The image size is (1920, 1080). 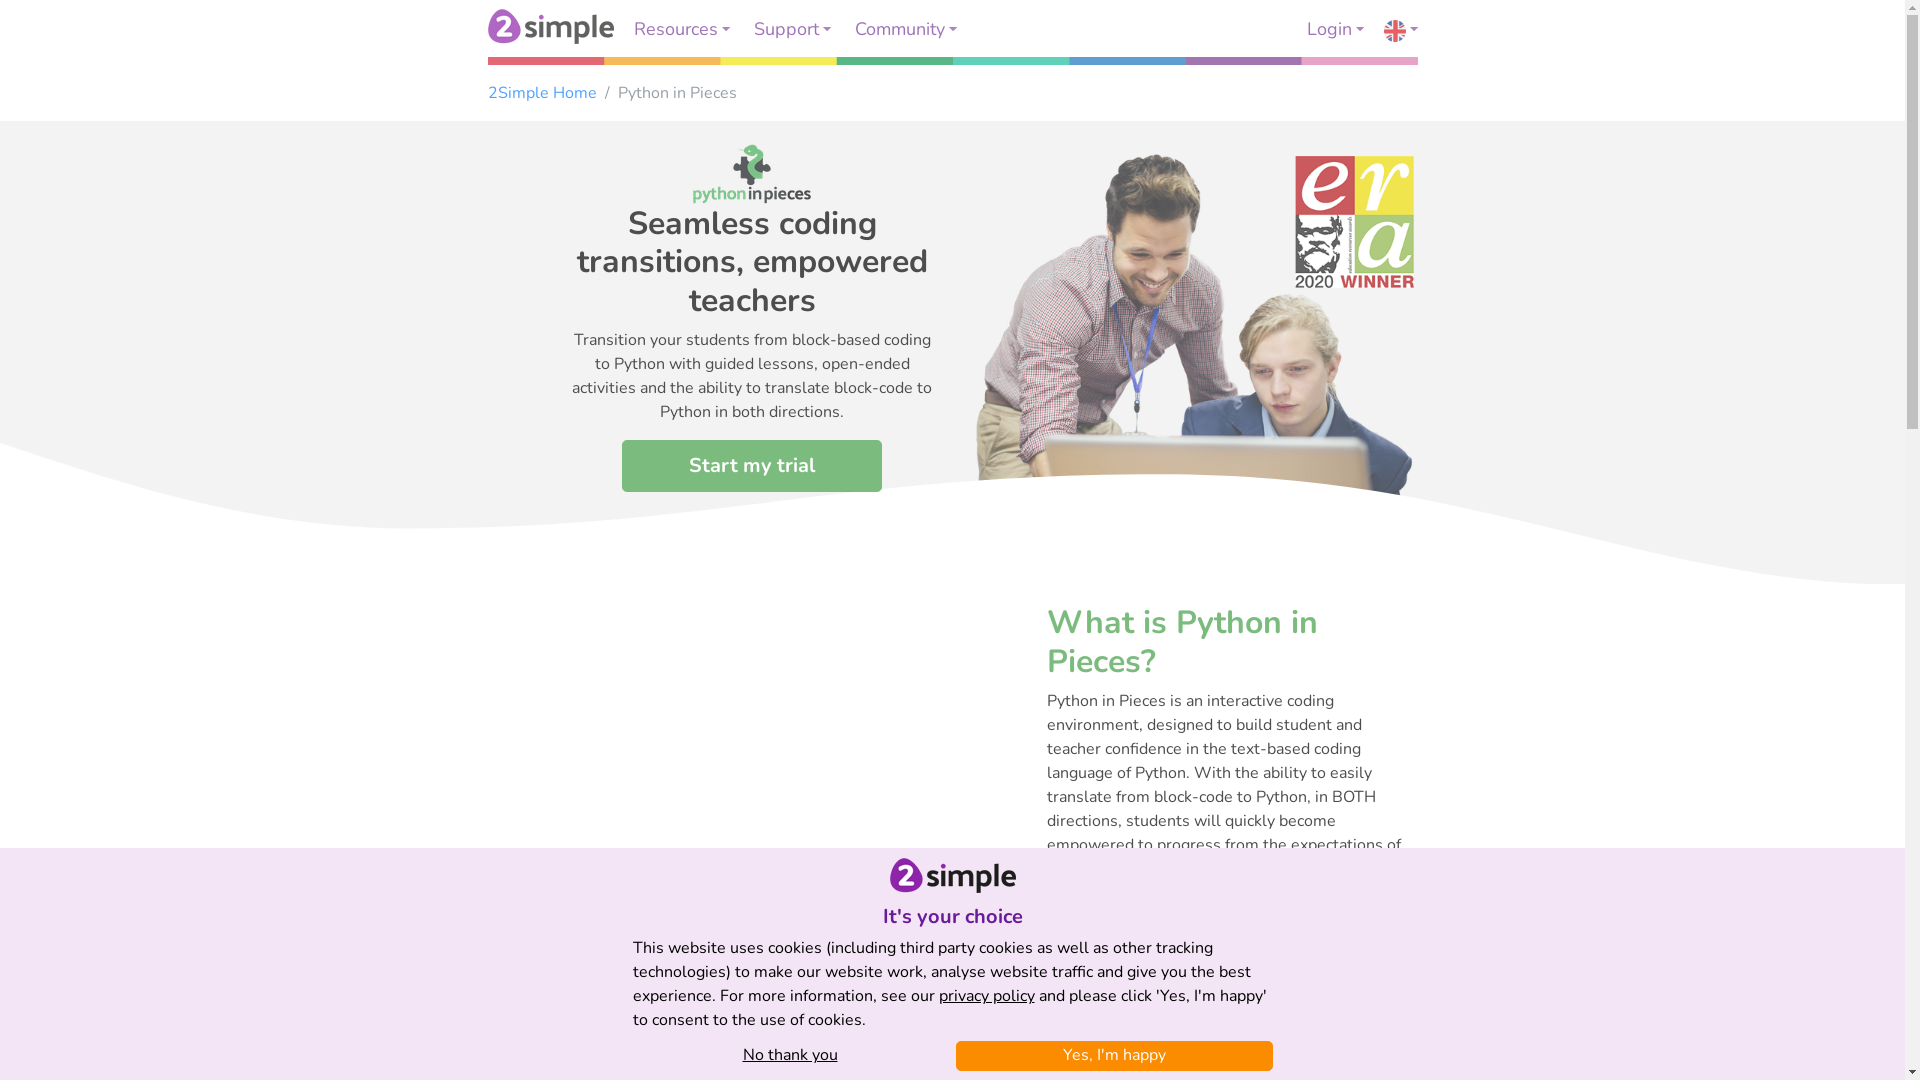 What do you see at coordinates (791, 29) in the screenshot?
I see `'Support'` at bounding box center [791, 29].